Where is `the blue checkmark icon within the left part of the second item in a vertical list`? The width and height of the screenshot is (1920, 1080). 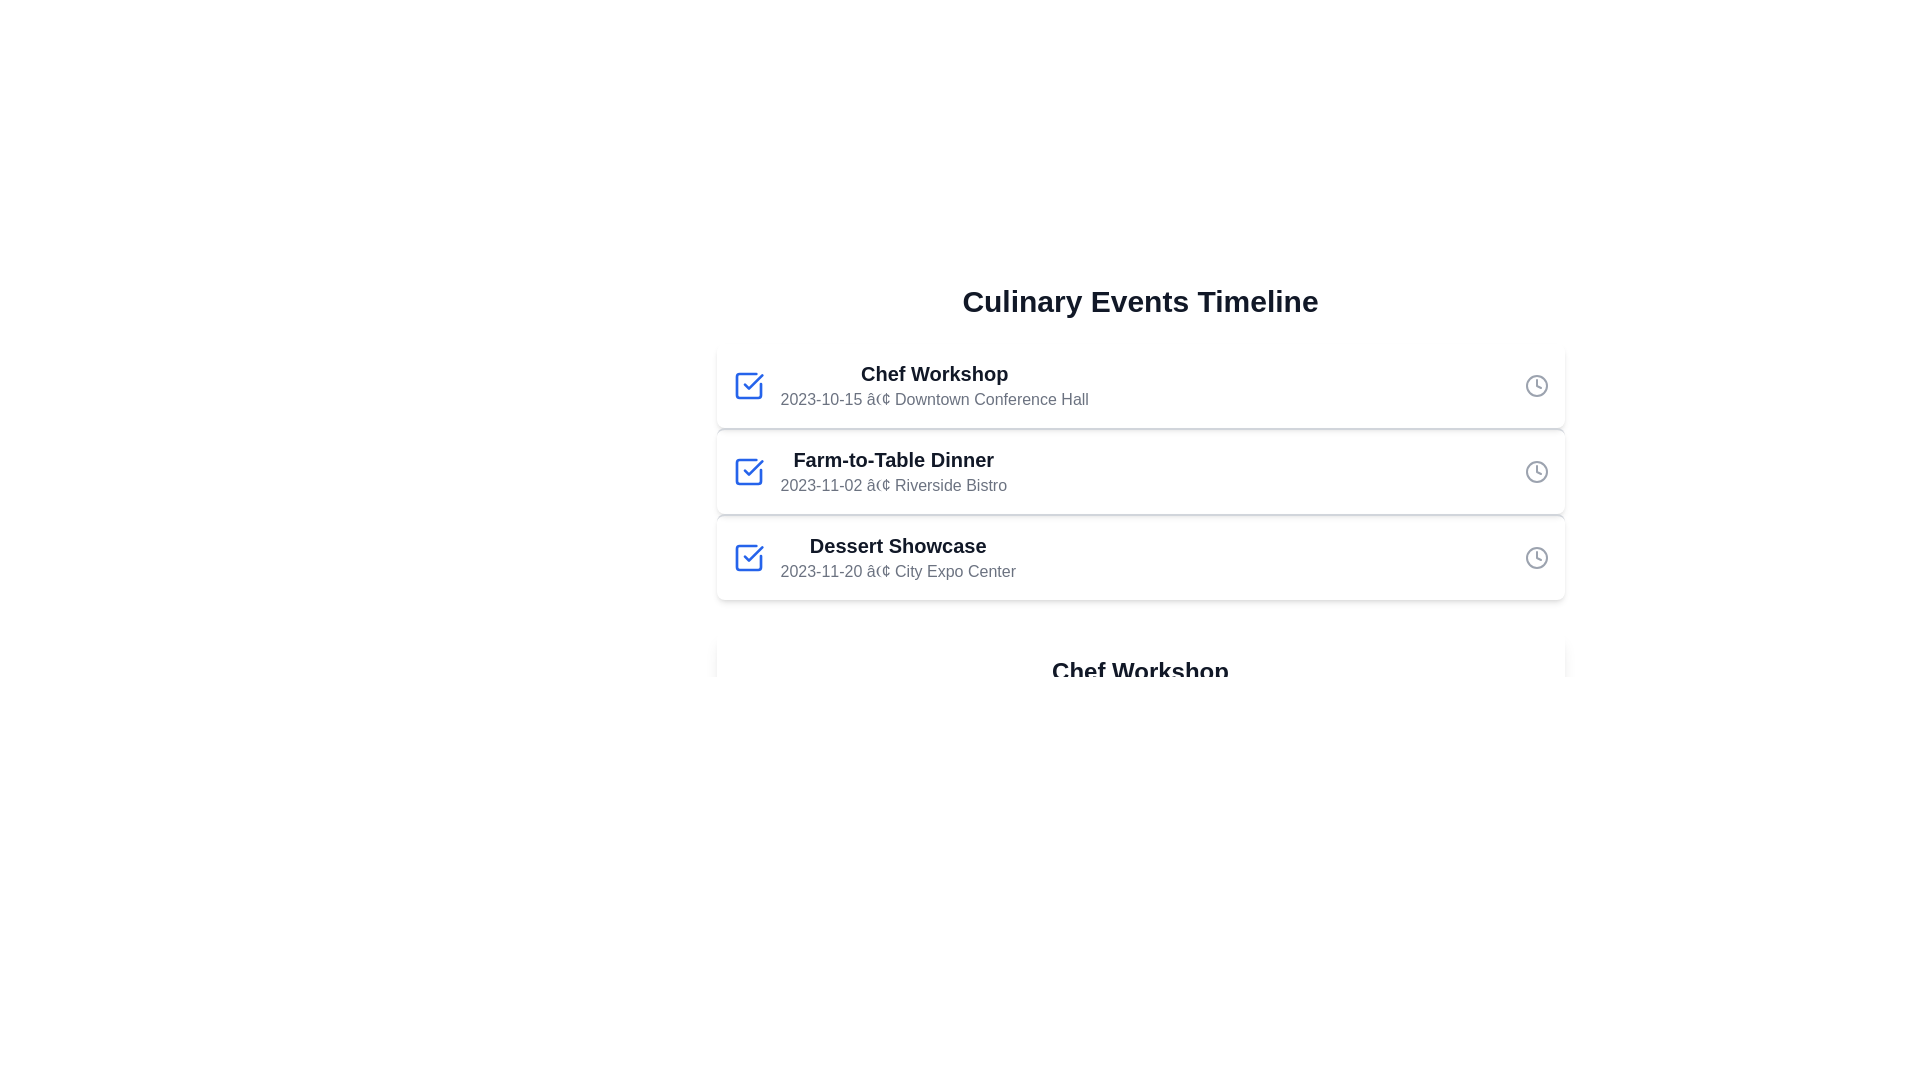 the blue checkmark icon within the left part of the second item in a vertical list is located at coordinates (752, 381).